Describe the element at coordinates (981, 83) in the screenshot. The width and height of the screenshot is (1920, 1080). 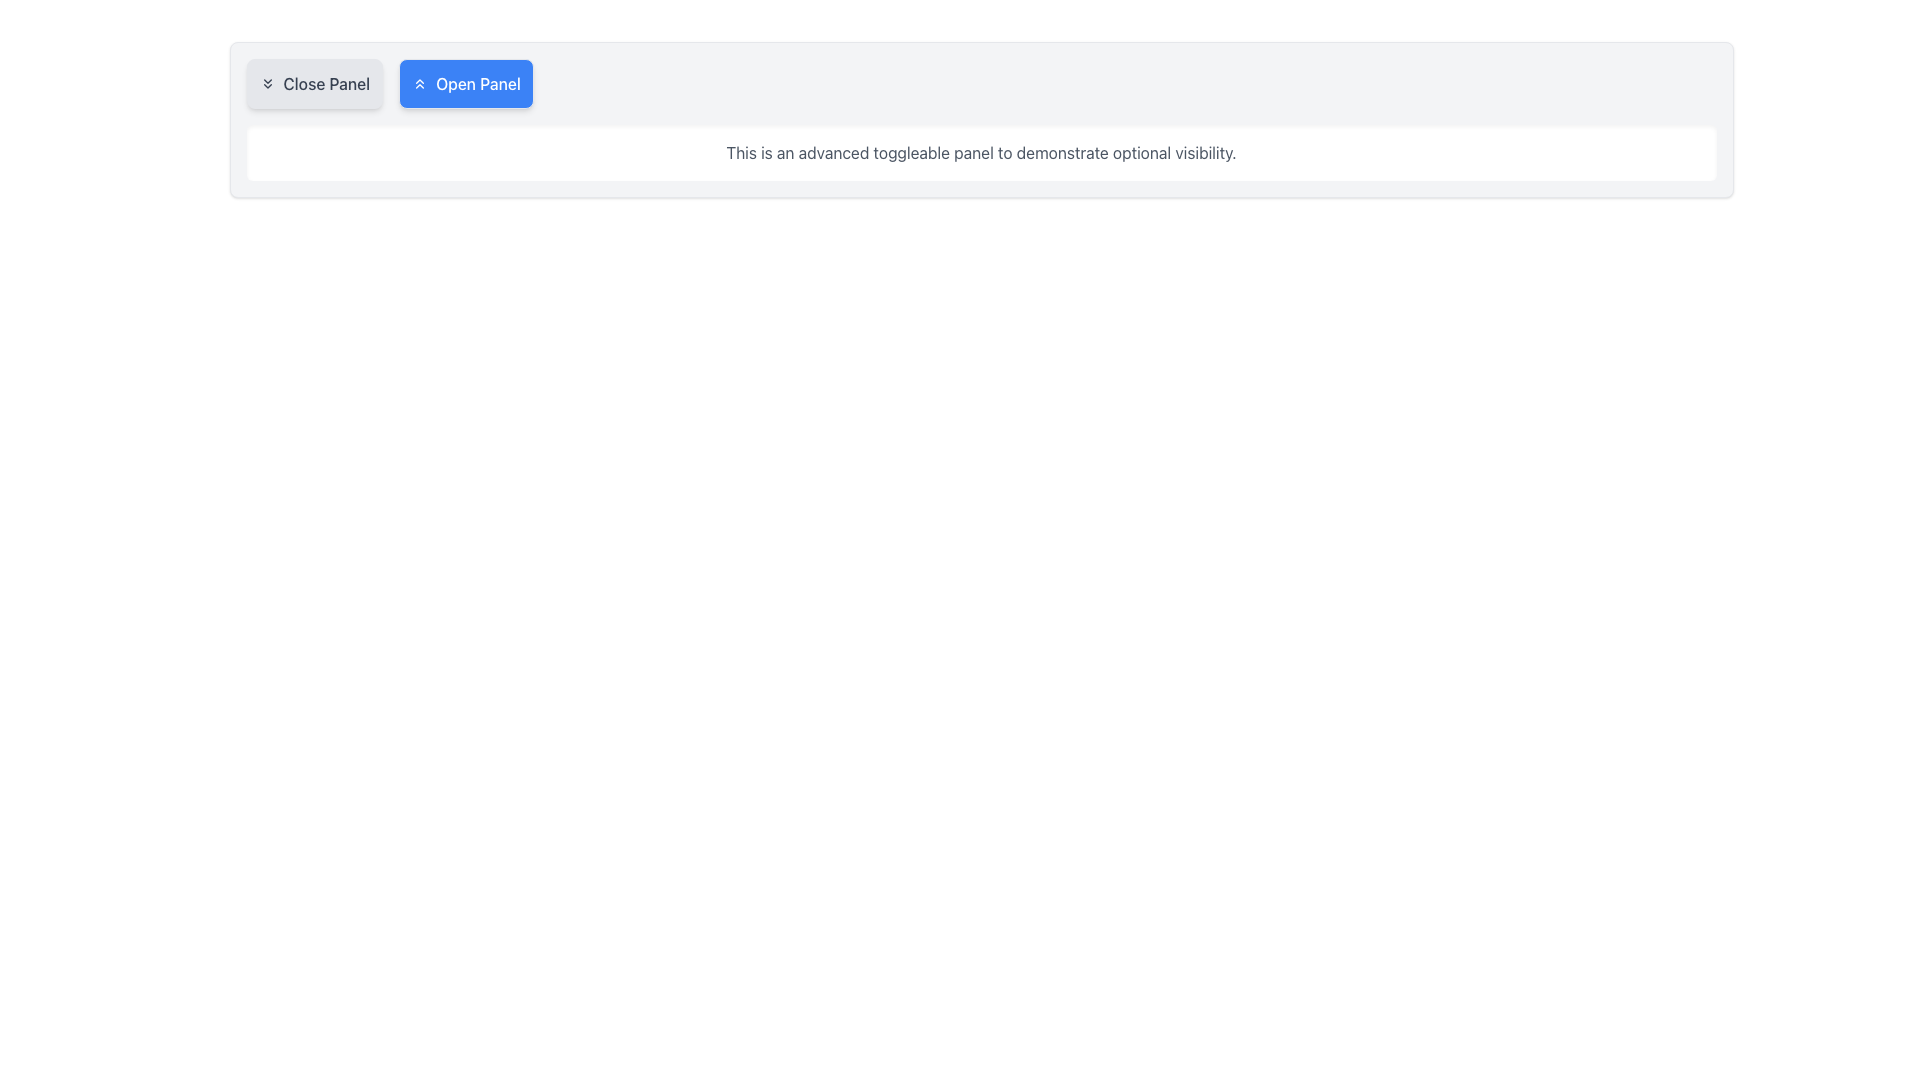
I see `the 'Close Panel' button in the button group located at the top of the bordered, rounded, grey panel` at that location.